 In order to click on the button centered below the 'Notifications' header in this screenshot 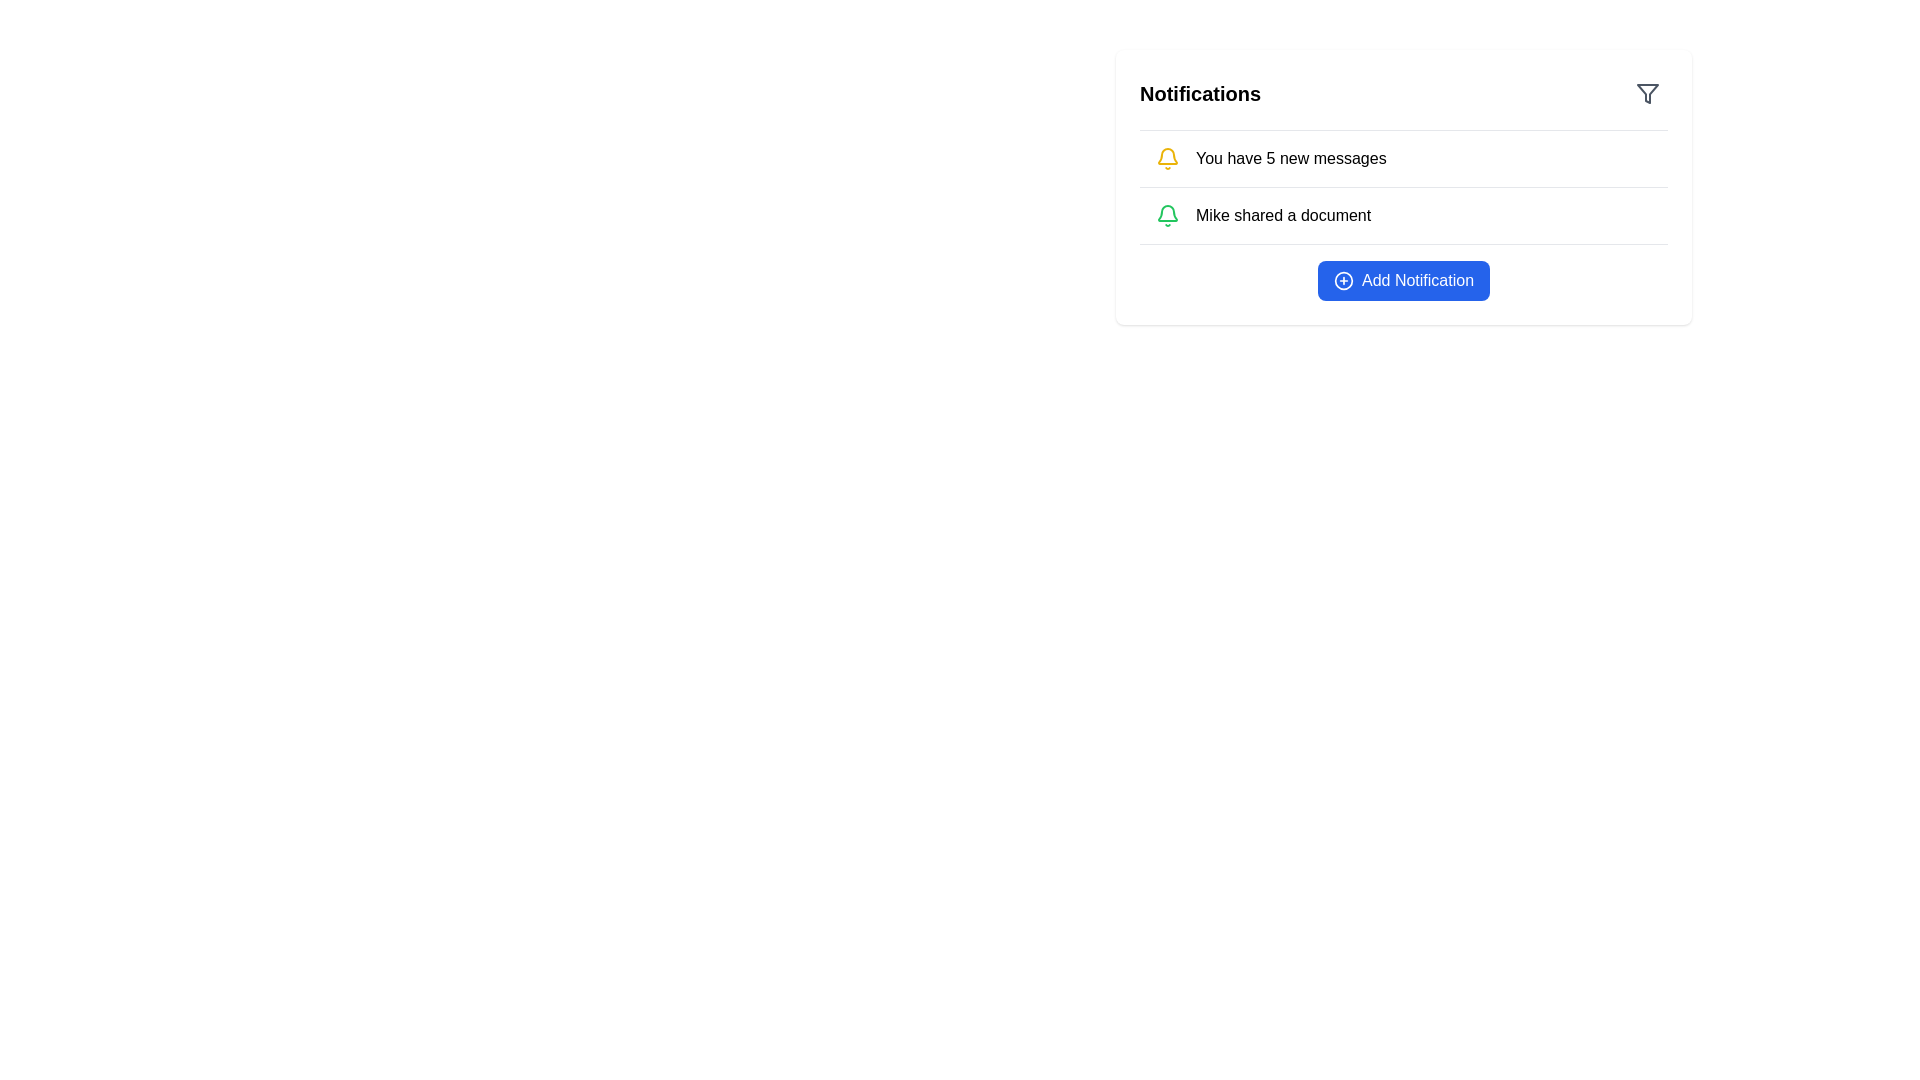, I will do `click(1402, 281)`.